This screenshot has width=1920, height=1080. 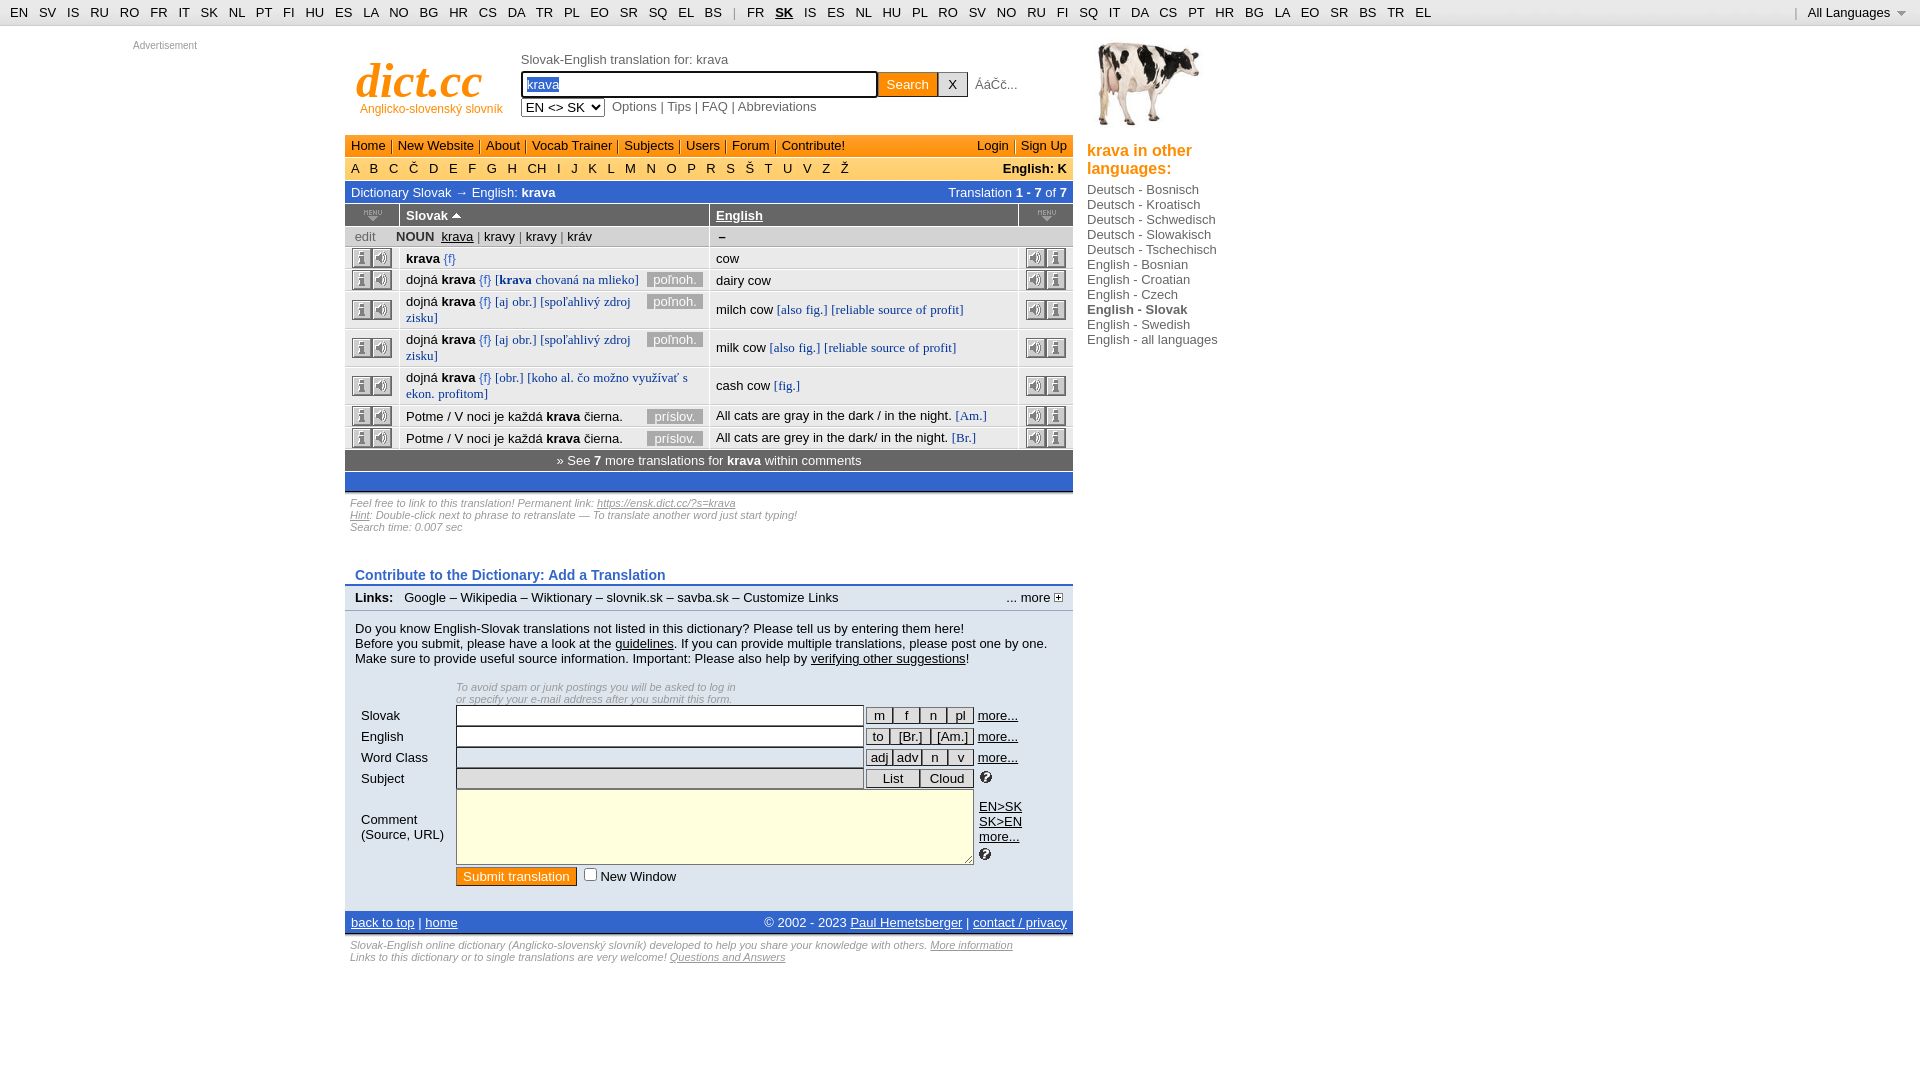 What do you see at coordinates (633, 596) in the screenshot?
I see `'slovnik.sk'` at bounding box center [633, 596].